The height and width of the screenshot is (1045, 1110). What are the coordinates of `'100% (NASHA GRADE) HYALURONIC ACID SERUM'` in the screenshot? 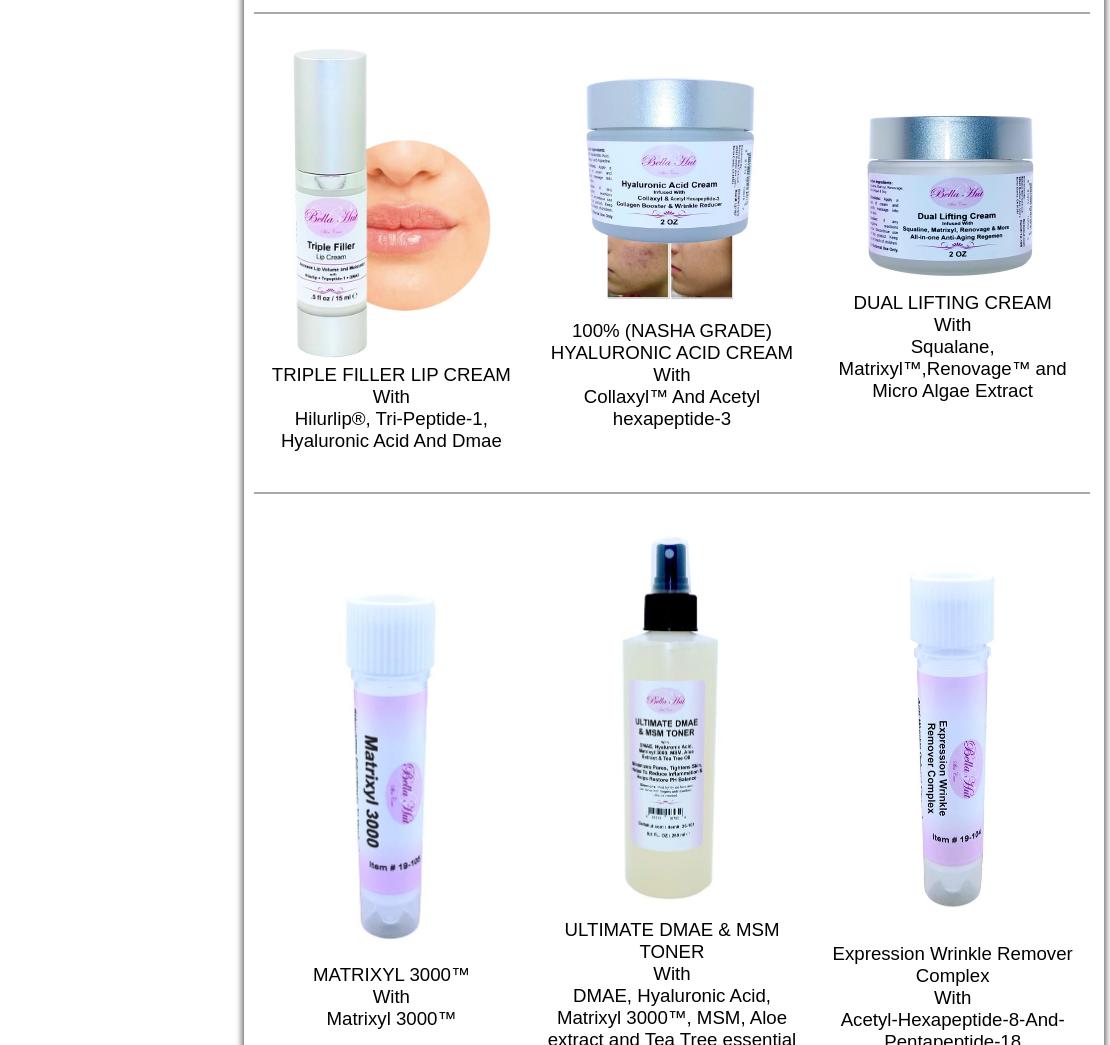 It's located at (552, 1004).